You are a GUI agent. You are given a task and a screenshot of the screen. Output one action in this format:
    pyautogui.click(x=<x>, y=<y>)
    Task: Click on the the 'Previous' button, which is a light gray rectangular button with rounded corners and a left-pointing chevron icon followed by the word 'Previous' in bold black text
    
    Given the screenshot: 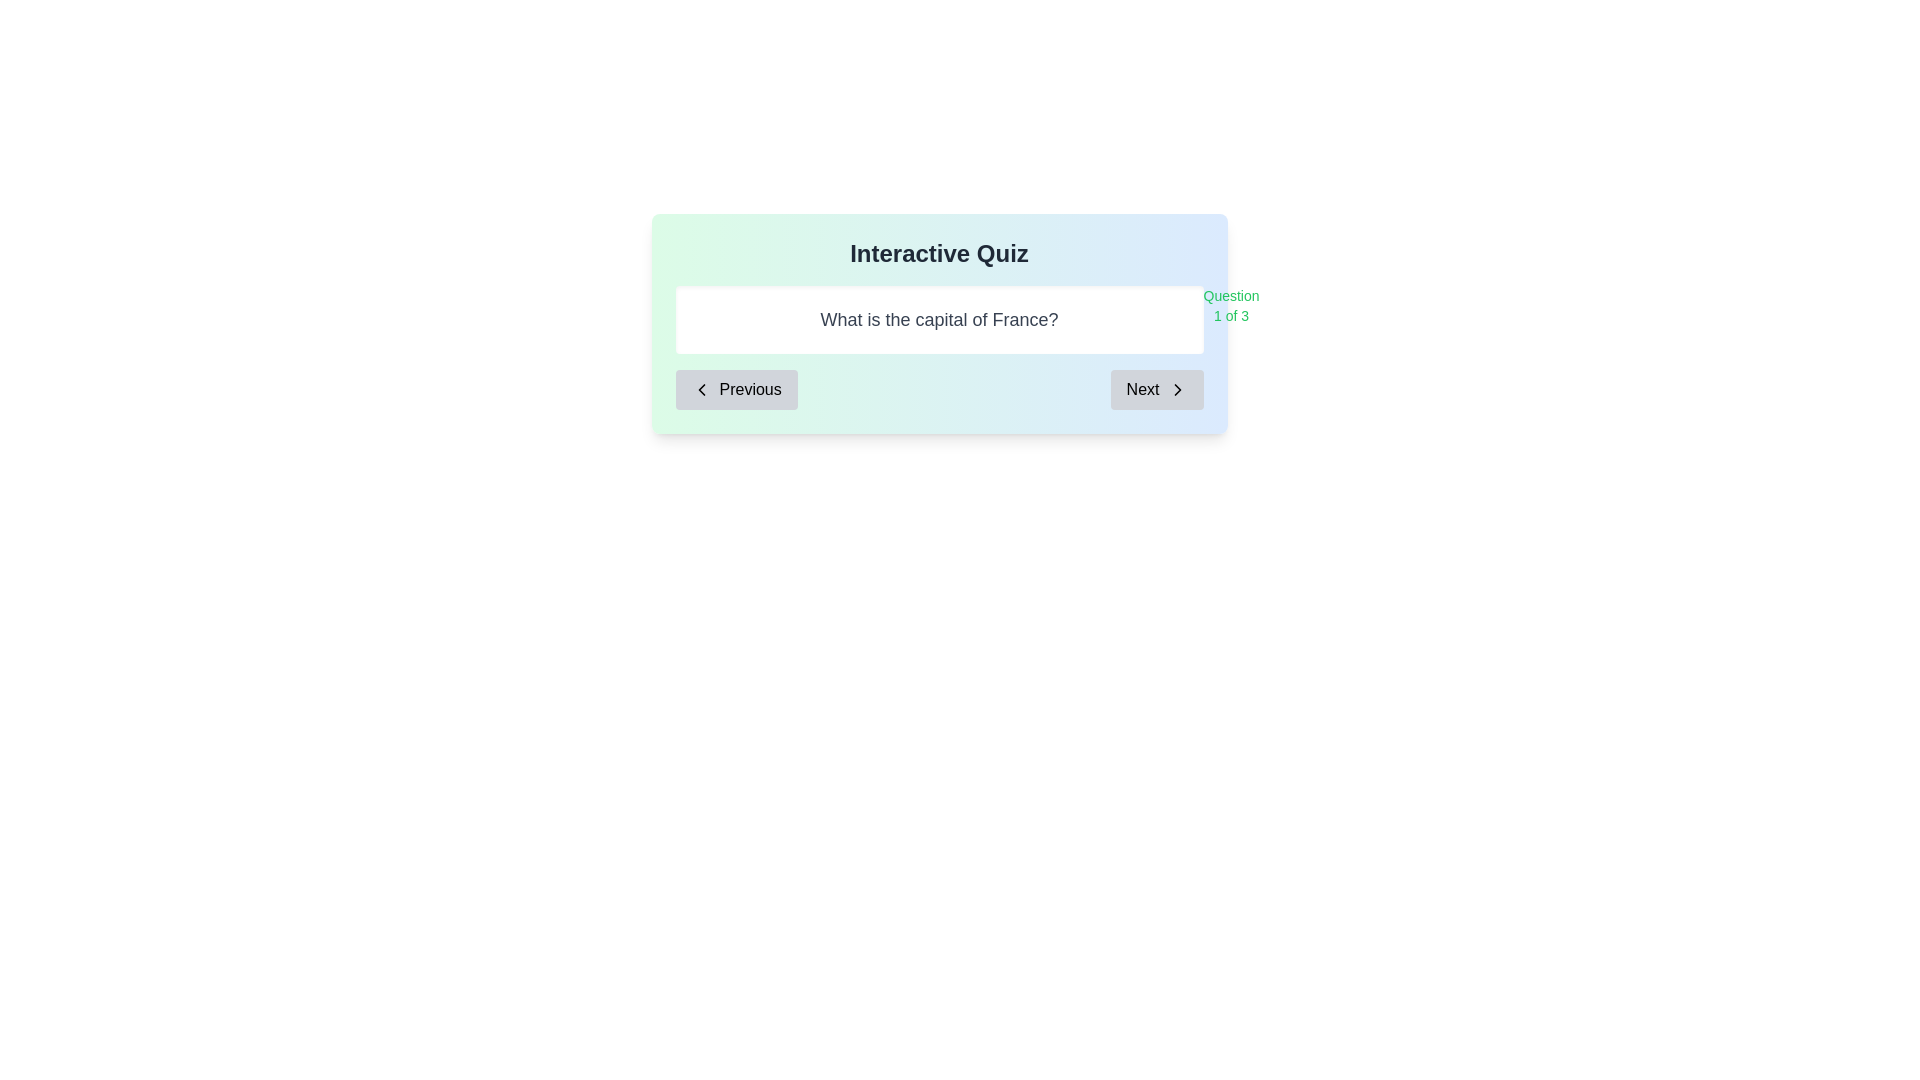 What is the action you would take?
    pyautogui.click(x=735, y=389)
    